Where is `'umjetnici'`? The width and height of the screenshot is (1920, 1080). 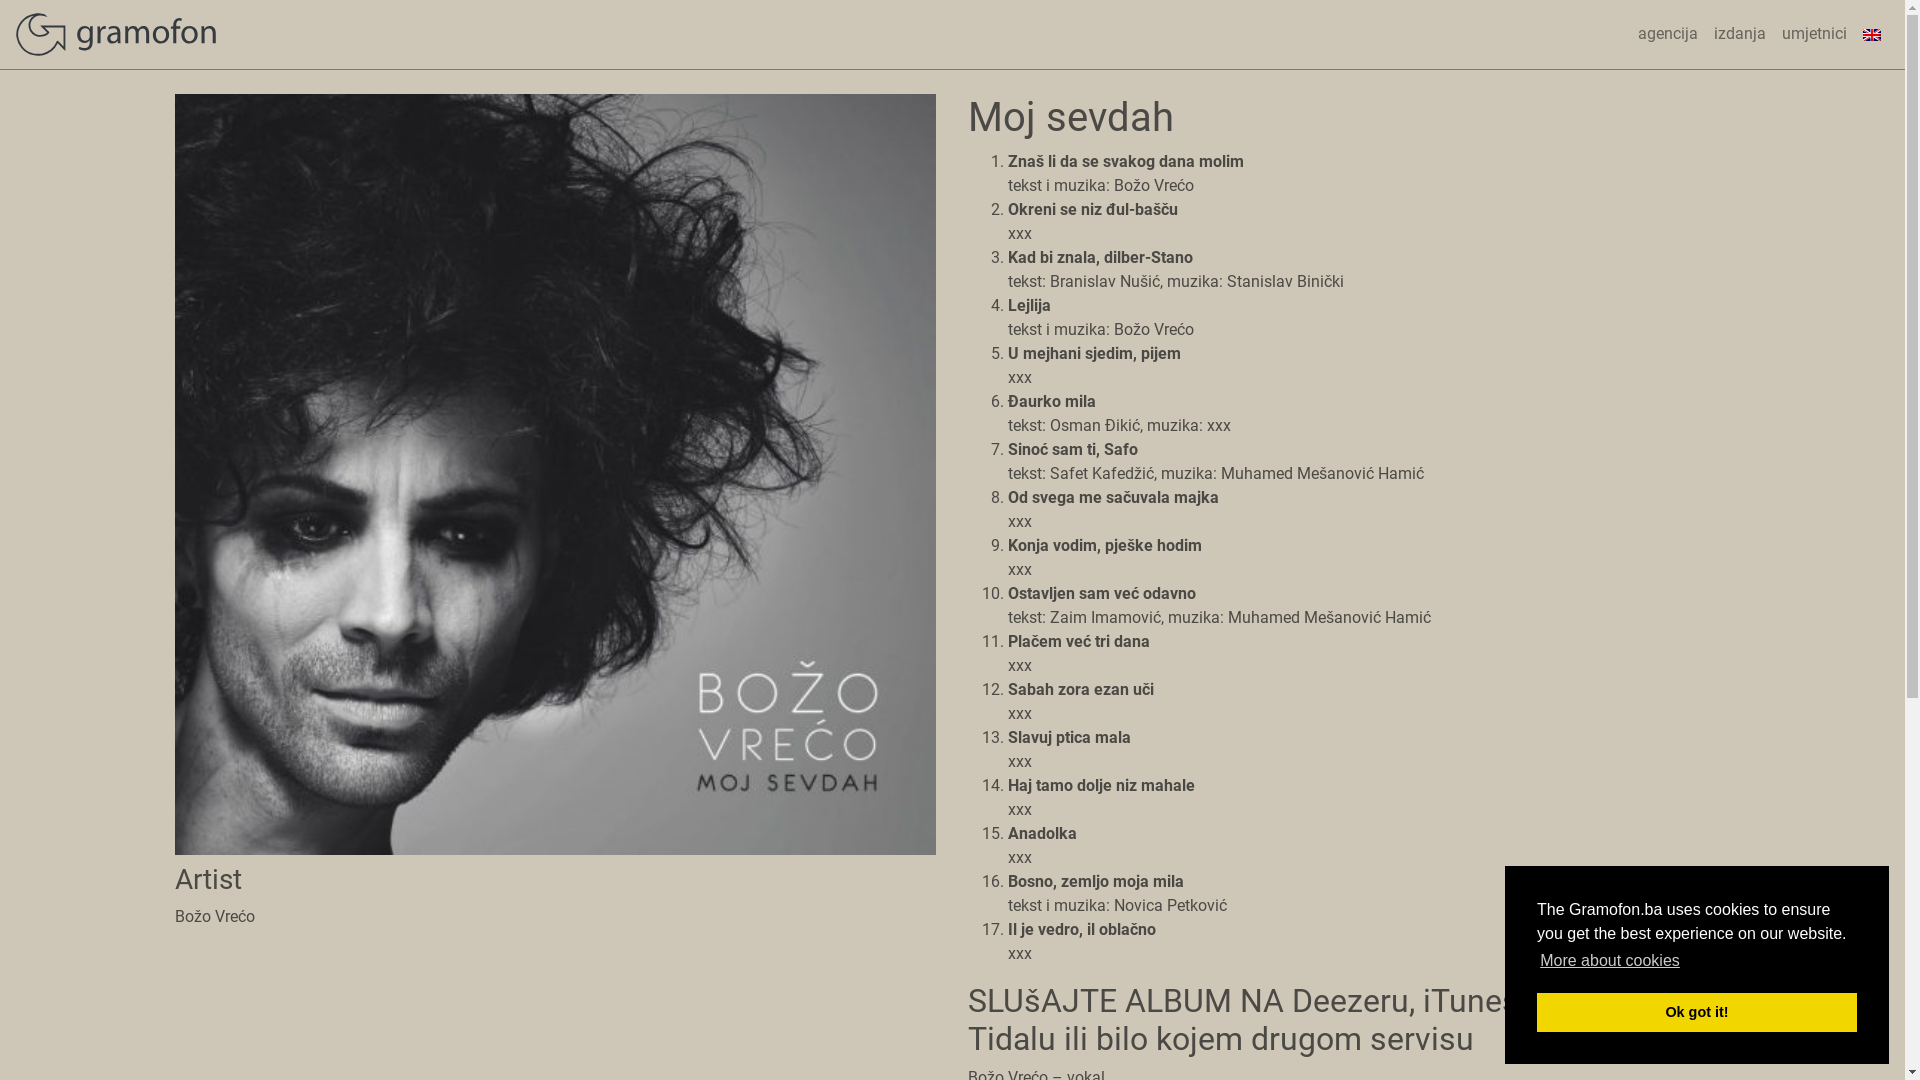 'umjetnici' is located at coordinates (1814, 34).